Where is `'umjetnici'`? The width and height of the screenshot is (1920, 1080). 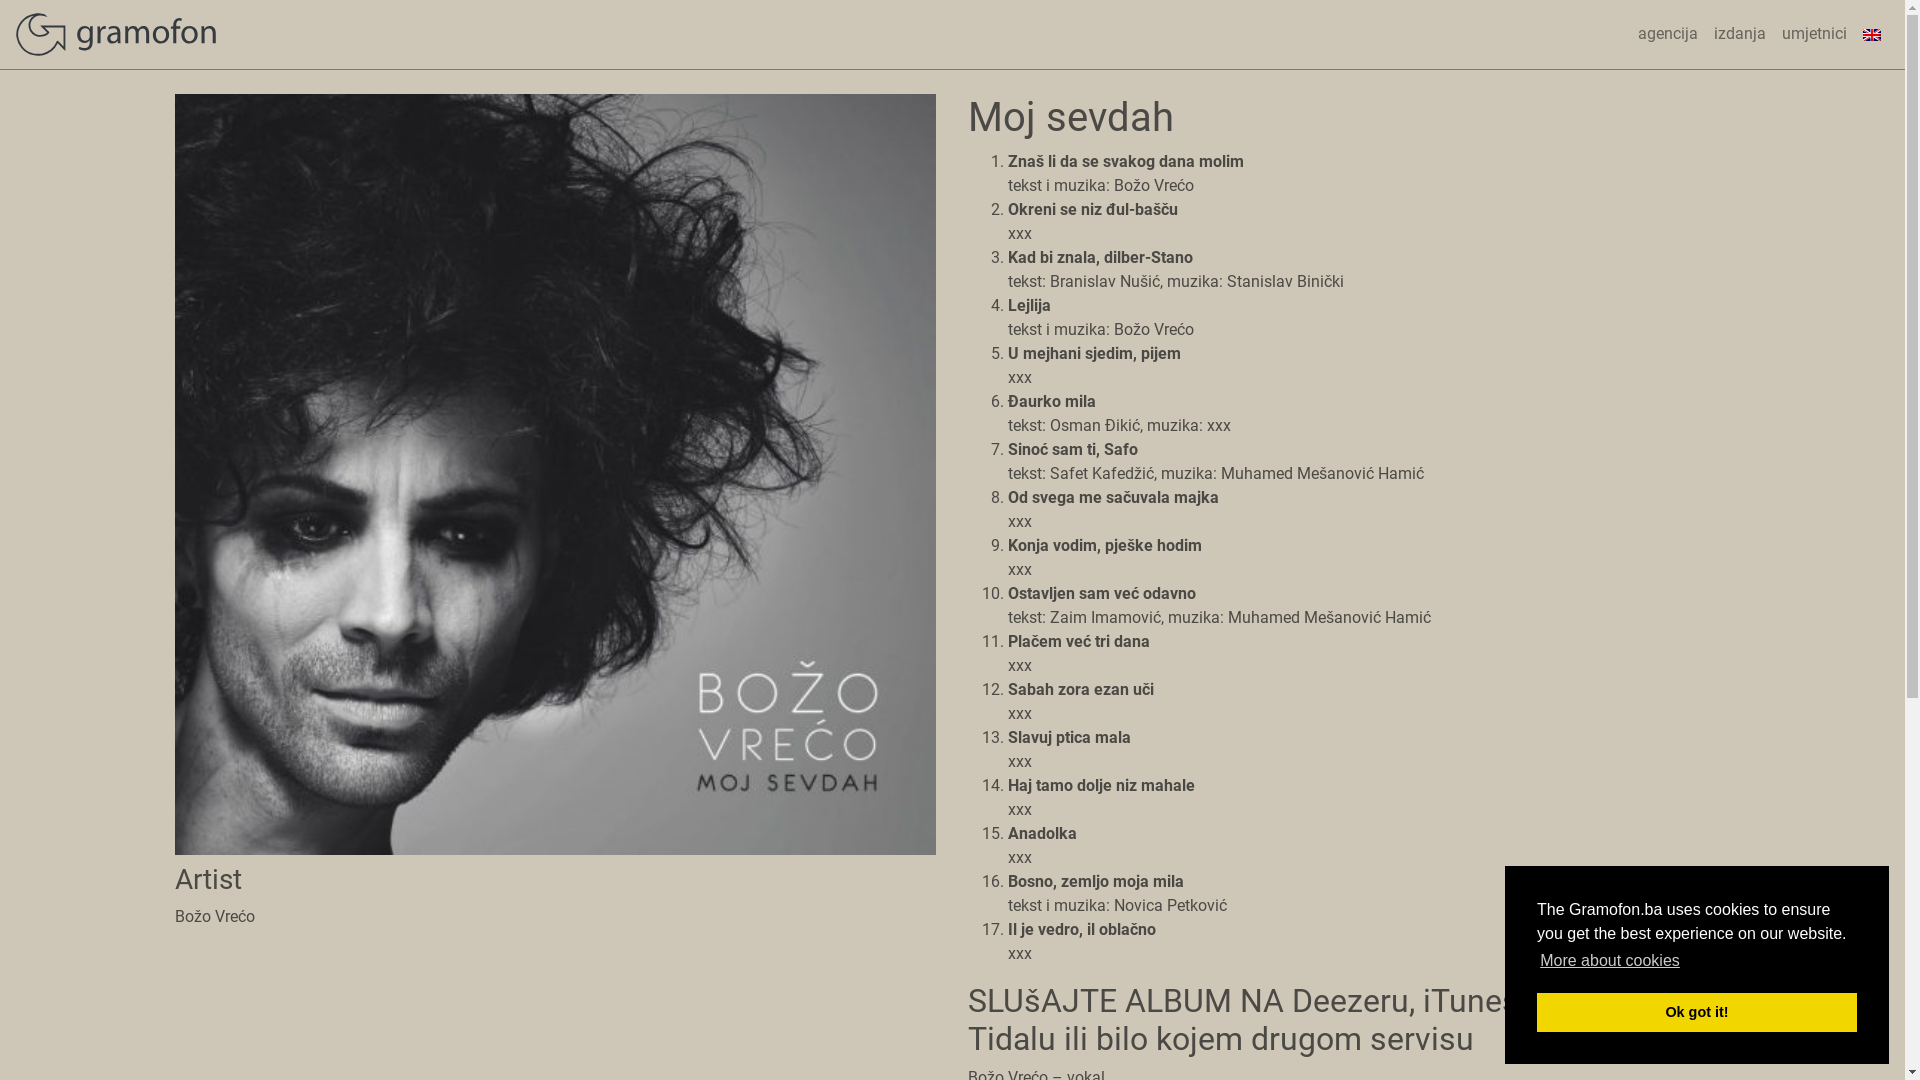 'umjetnici' is located at coordinates (1814, 34).